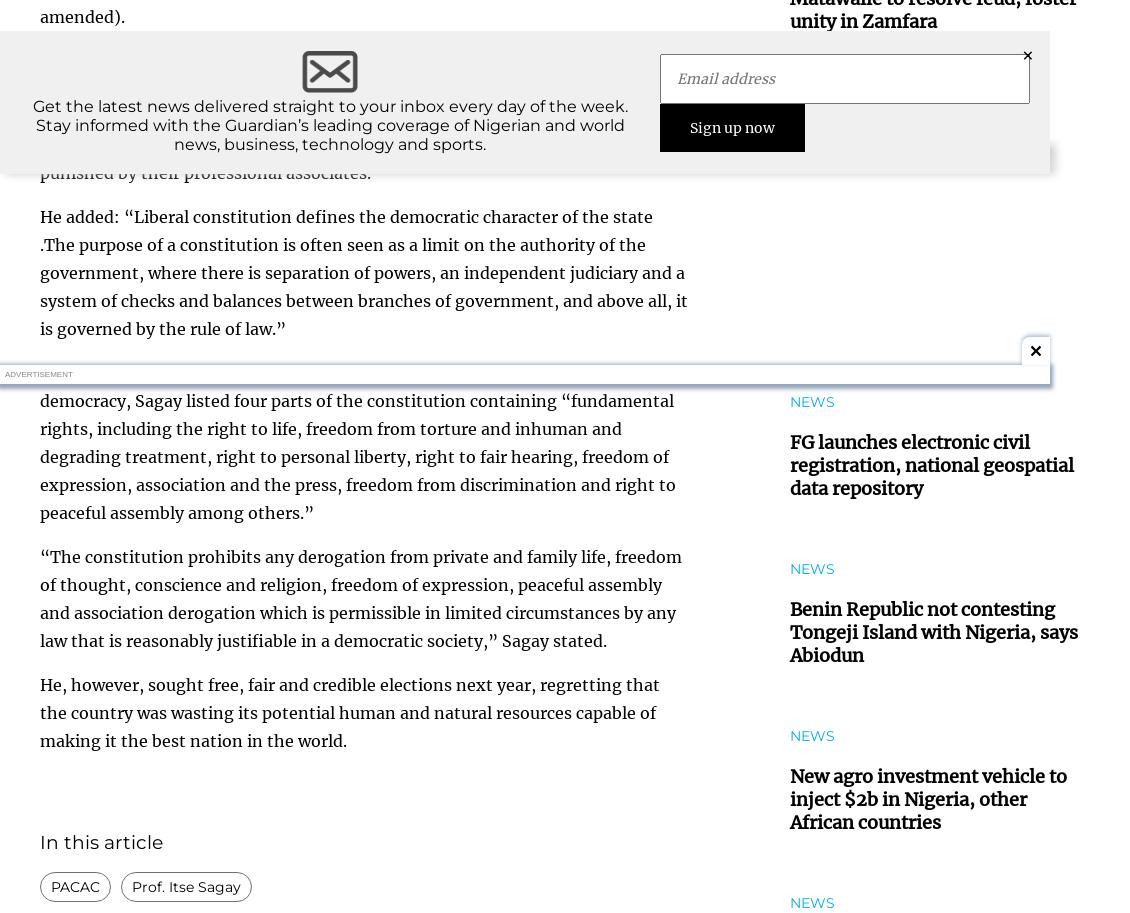 Image resolution: width=1130 pixels, height=913 pixels. What do you see at coordinates (186, 885) in the screenshot?
I see `'Prof. Itse Sagay'` at bounding box center [186, 885].